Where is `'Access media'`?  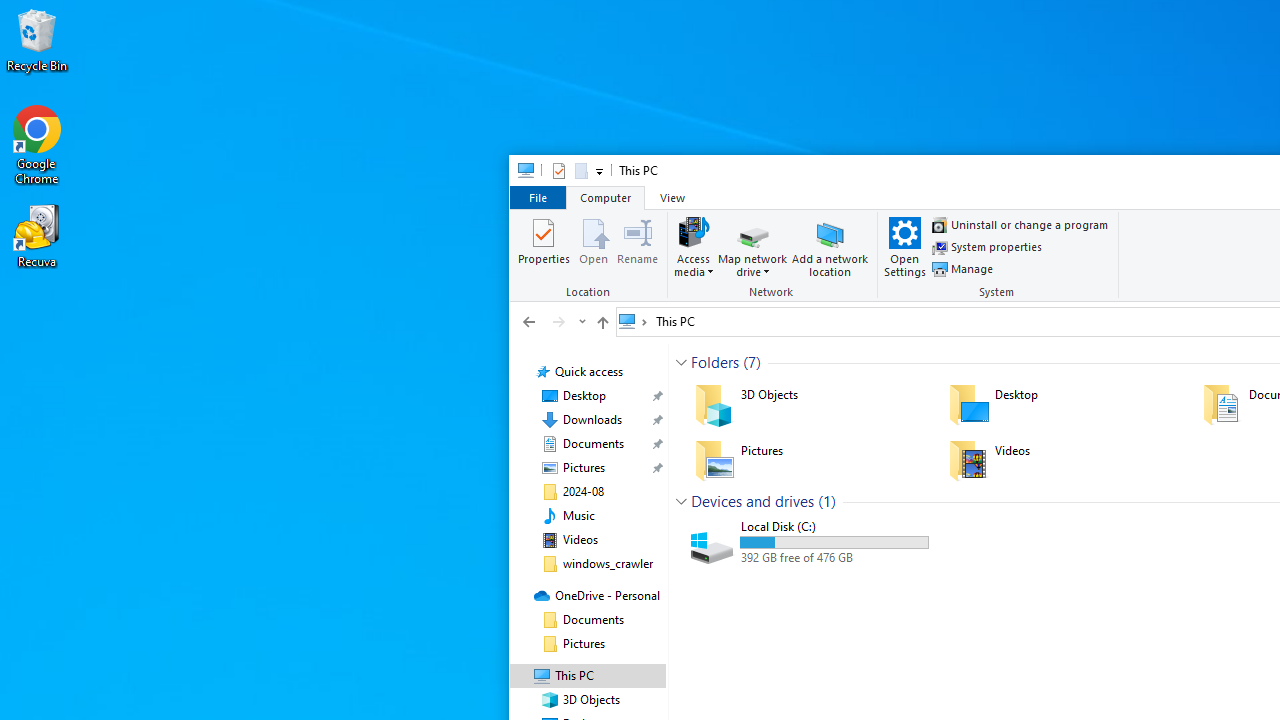
'Access media' is located at coordinates (693, 245).